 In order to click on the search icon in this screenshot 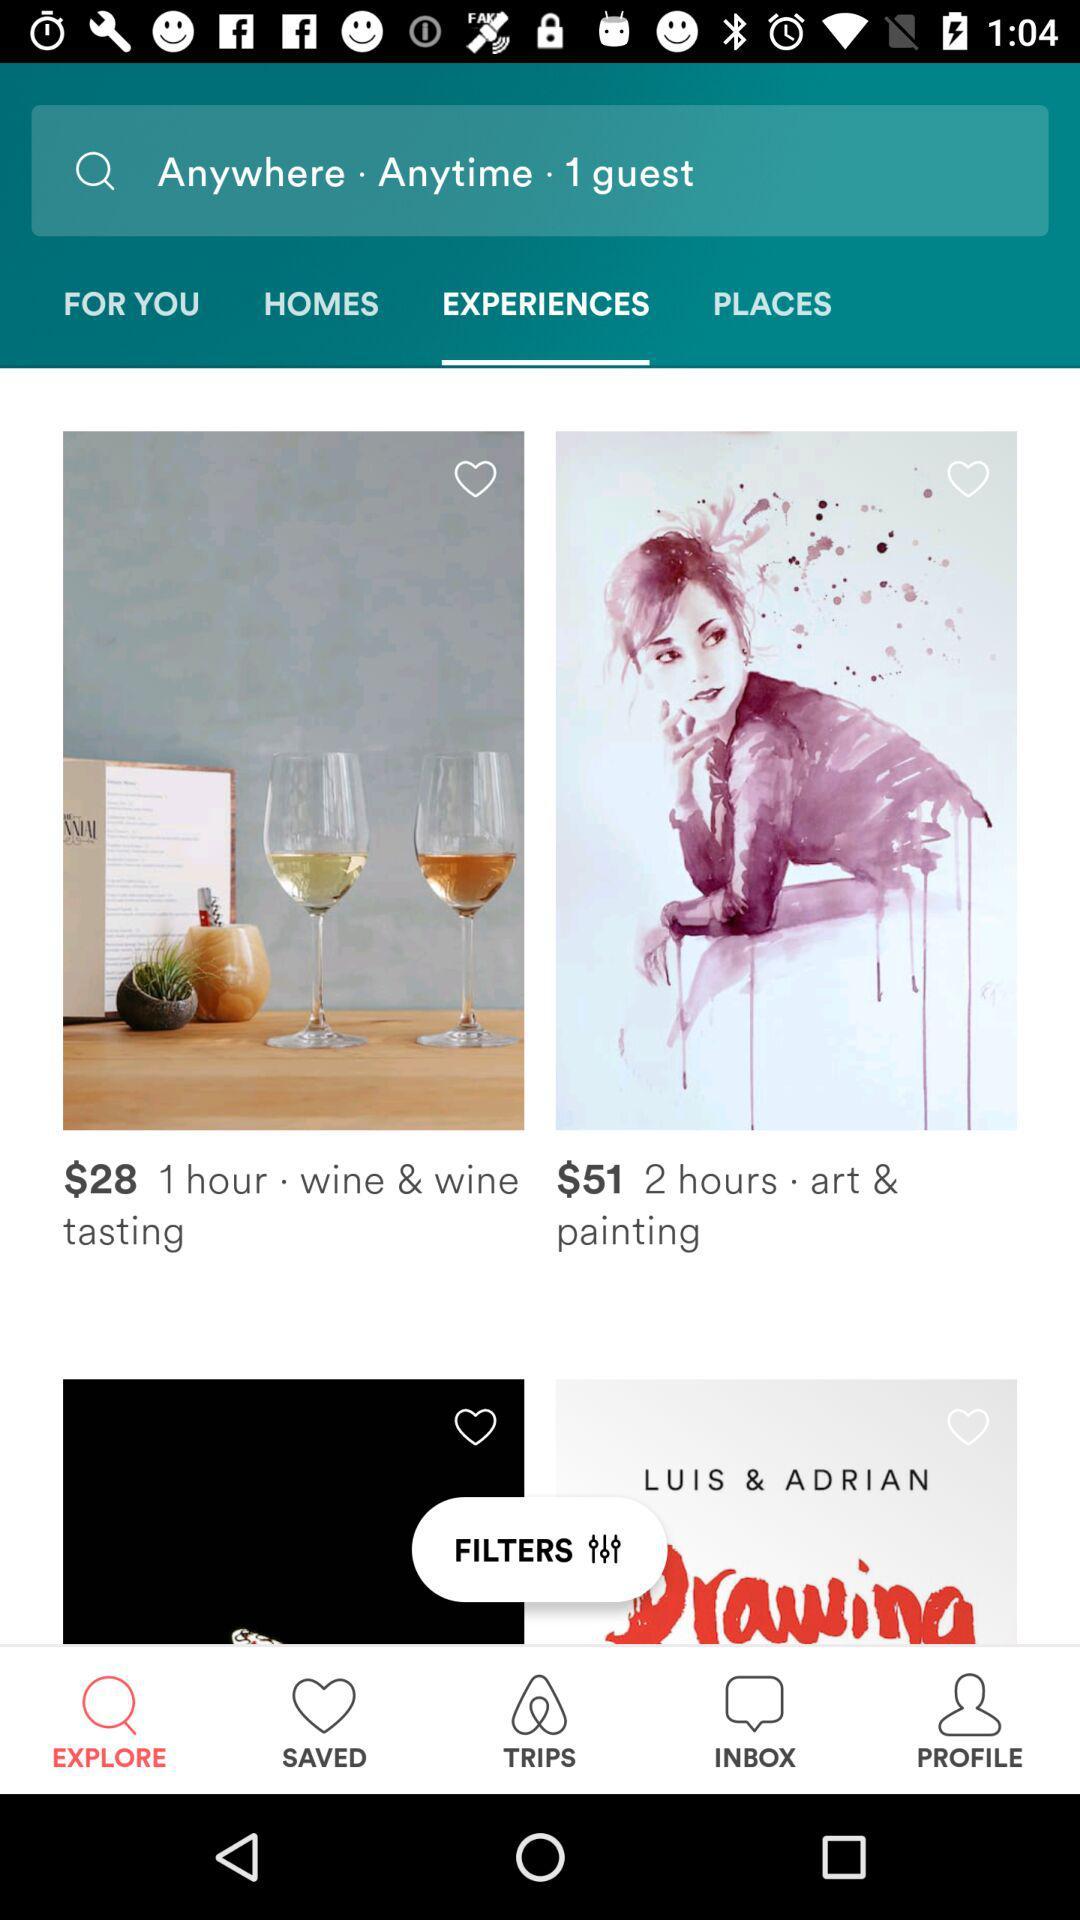, I will do `click(94, 170)`.